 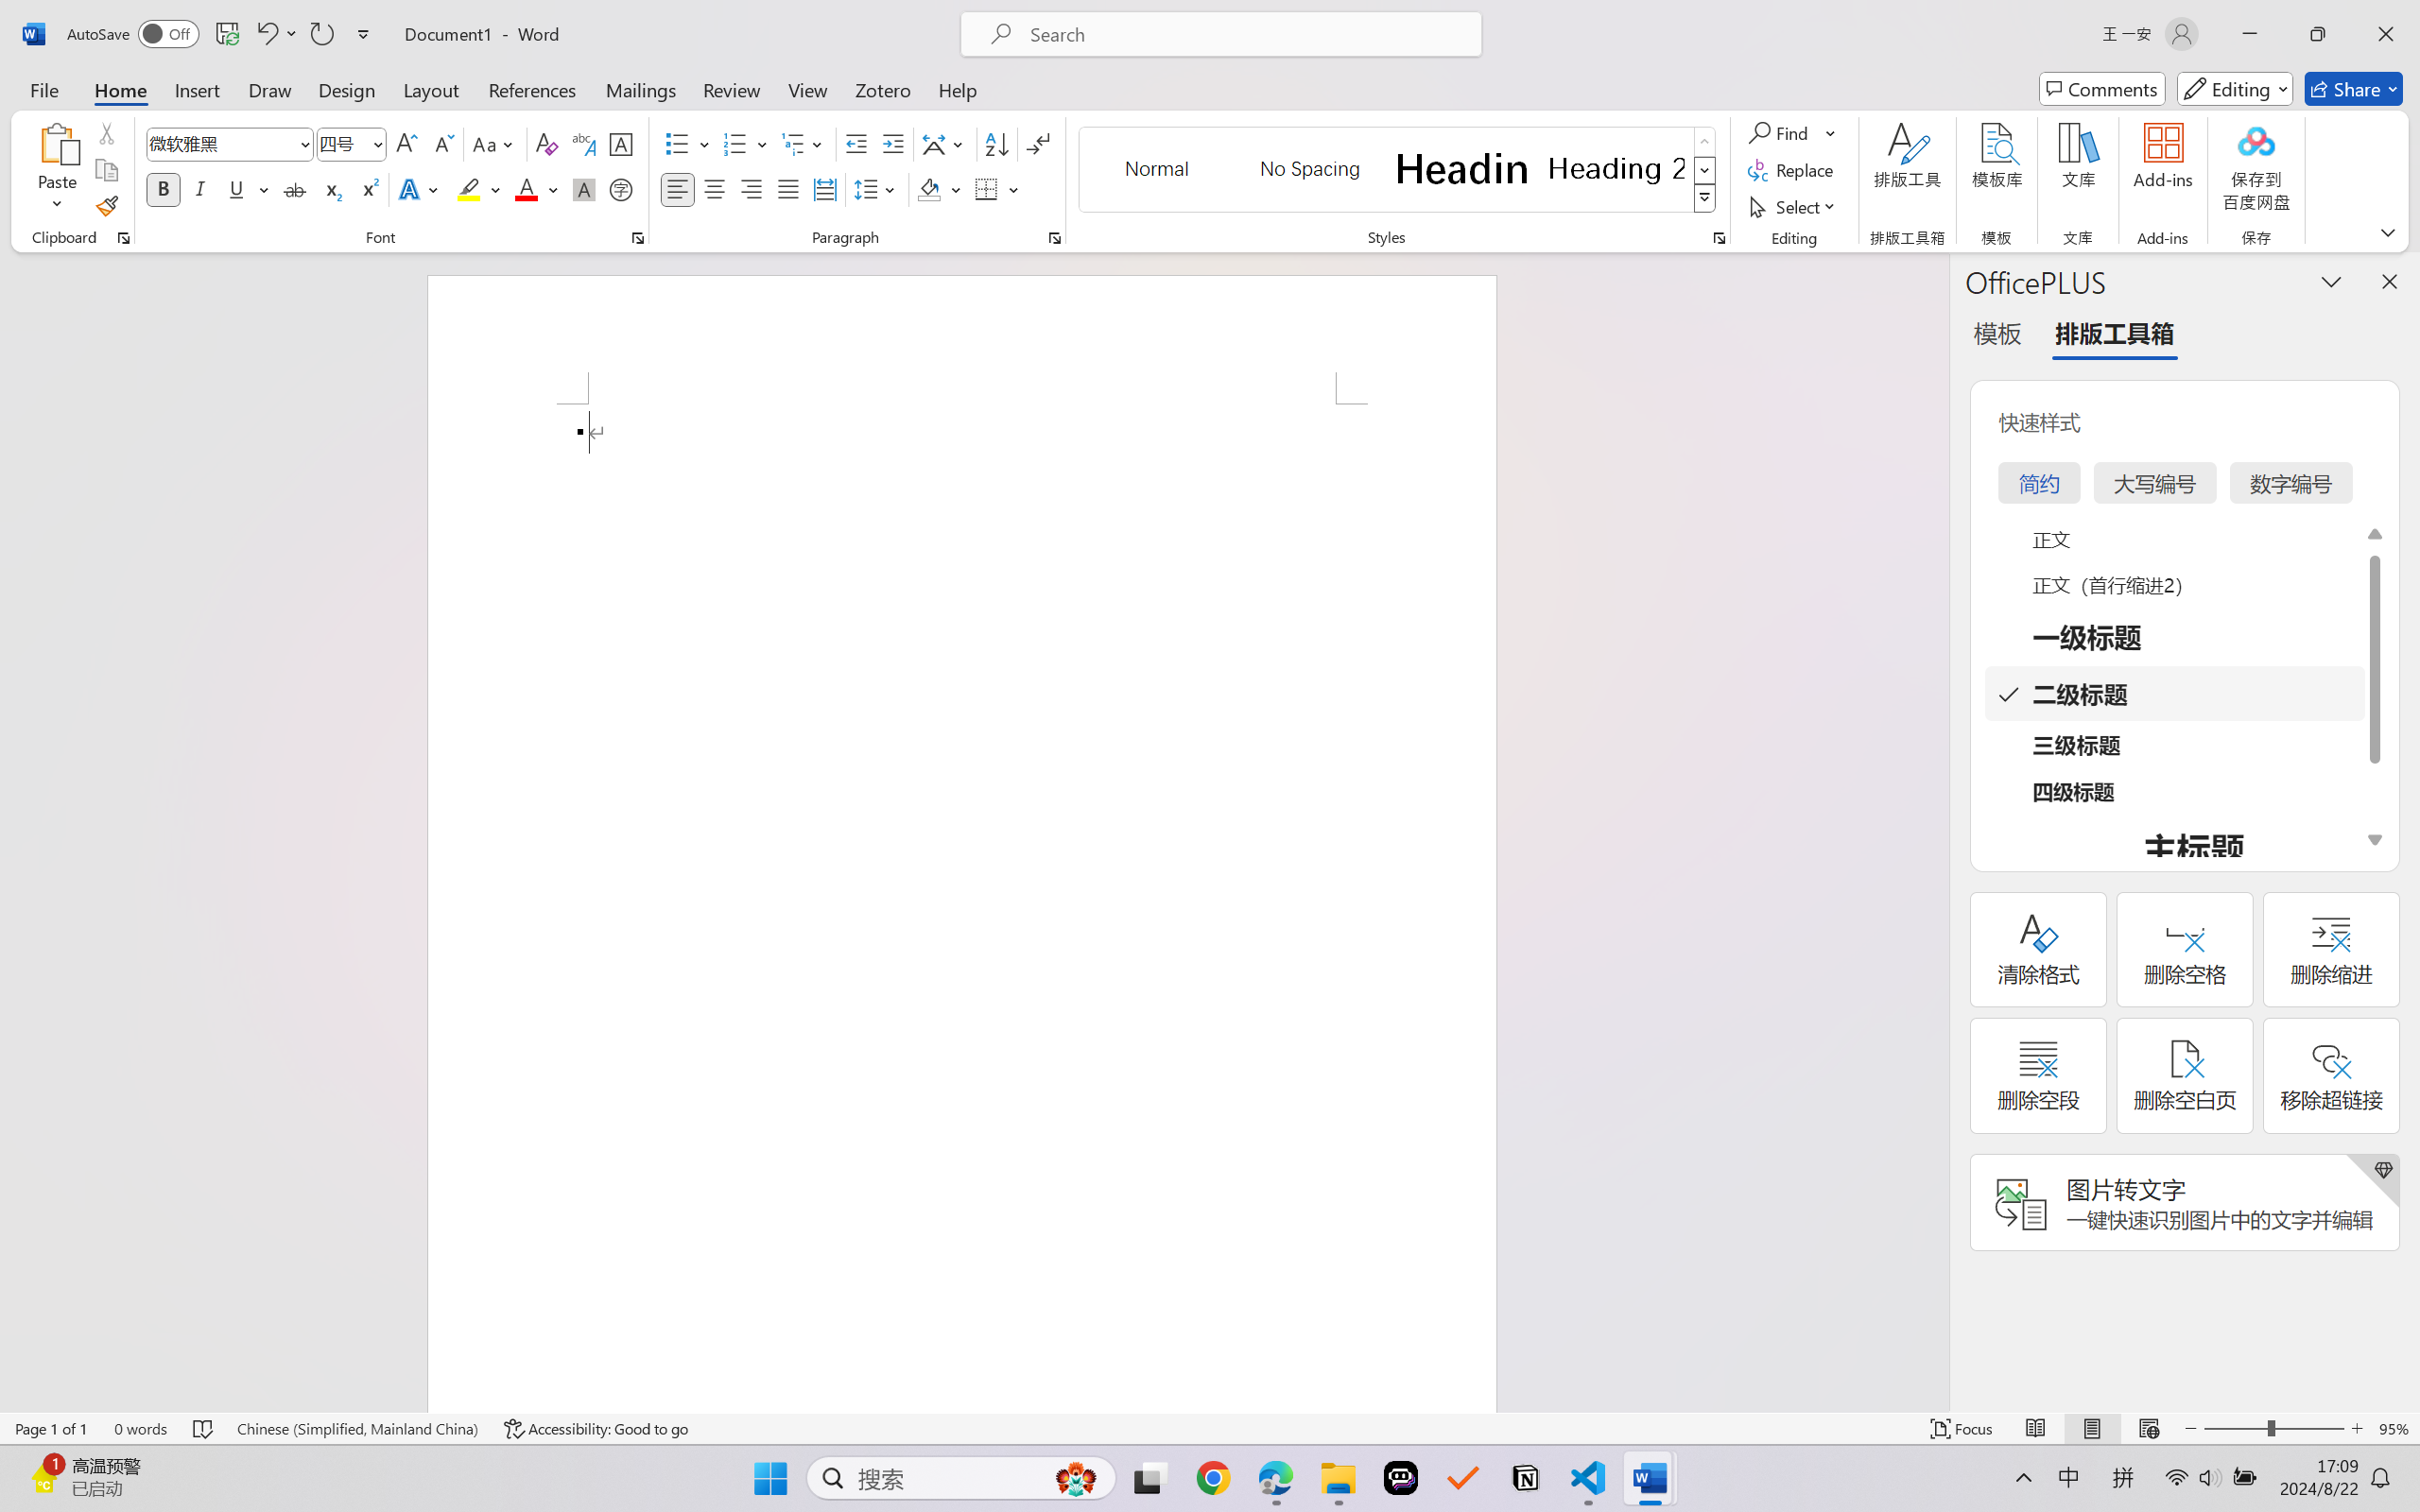 What do you see at coordinates (274, 33) in the screenshot?
I see `'Undo <ApplyStyleToDoc>b__0'` at bounding box center [274, 33].